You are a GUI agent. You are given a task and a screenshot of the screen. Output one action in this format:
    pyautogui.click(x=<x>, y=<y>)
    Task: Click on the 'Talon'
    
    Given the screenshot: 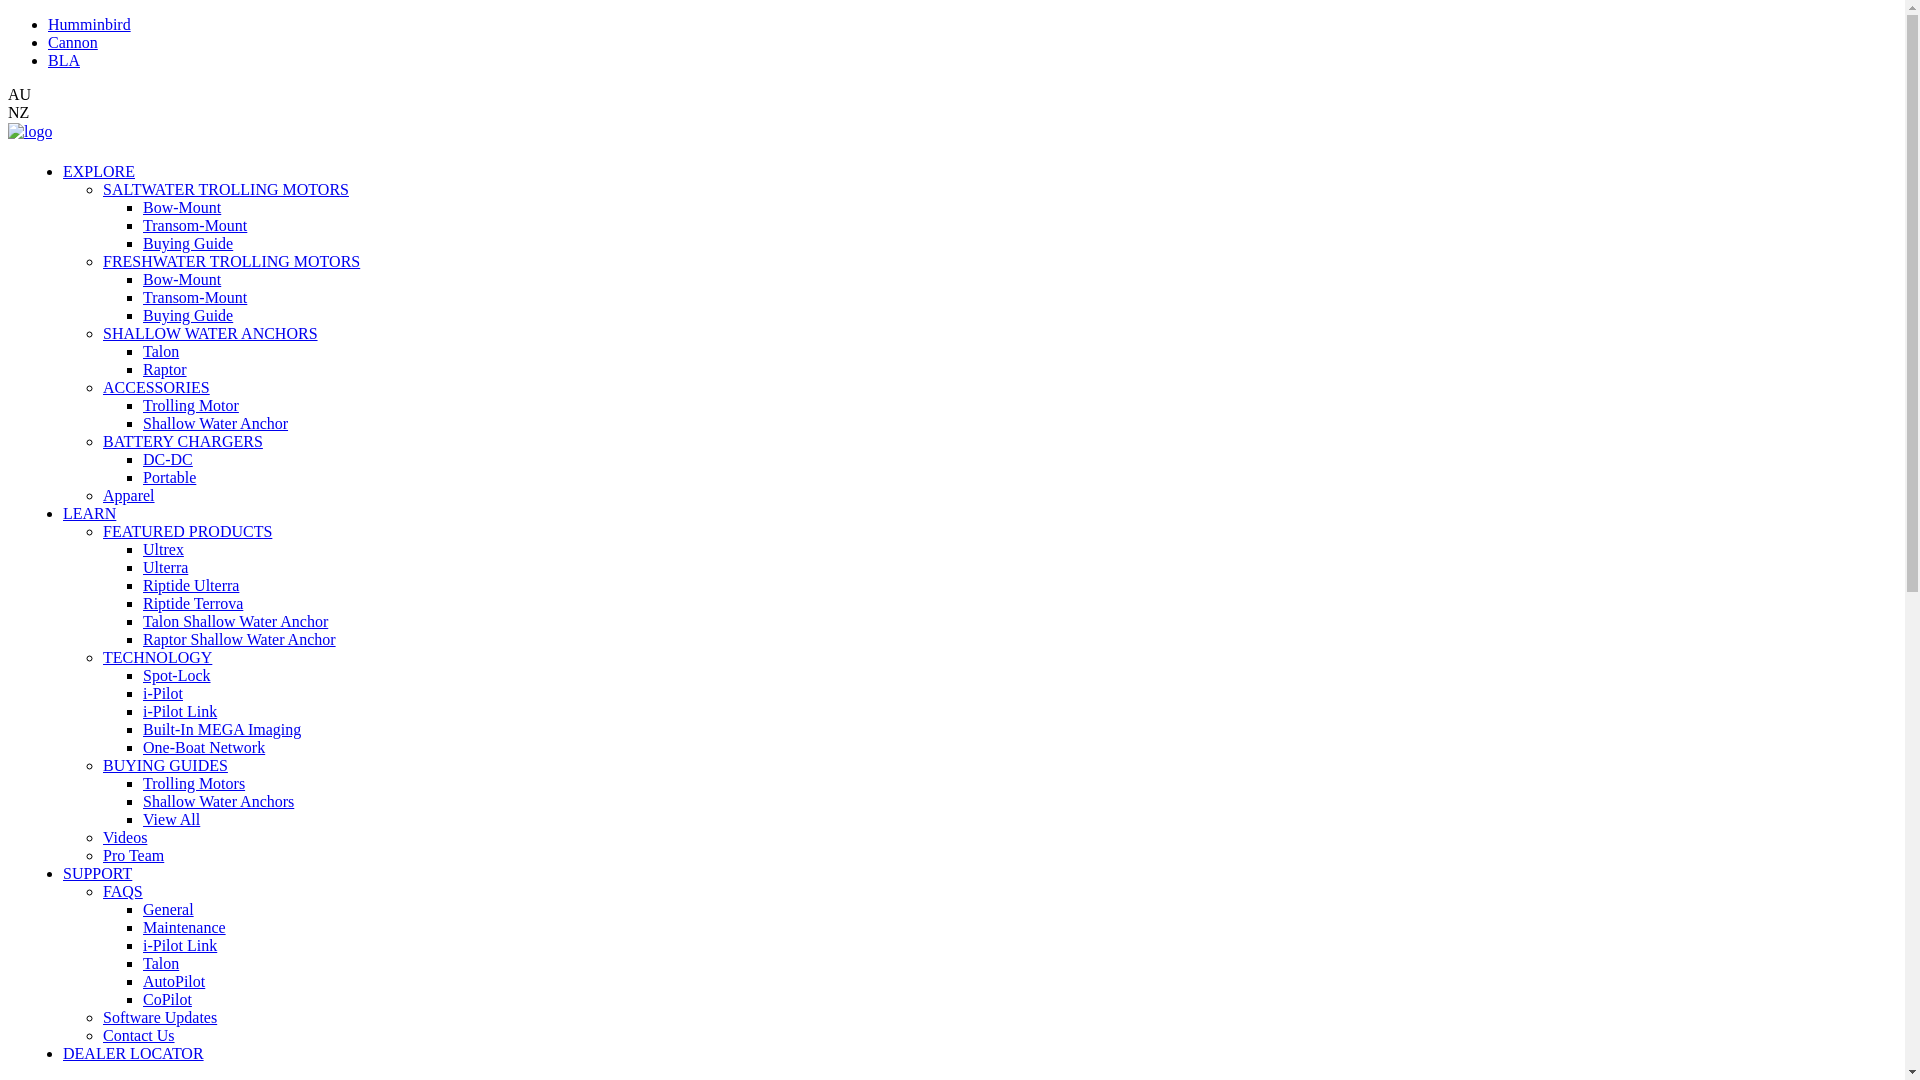 What is the action you would take?
    pyautogui.click(x=161, y=962)
    